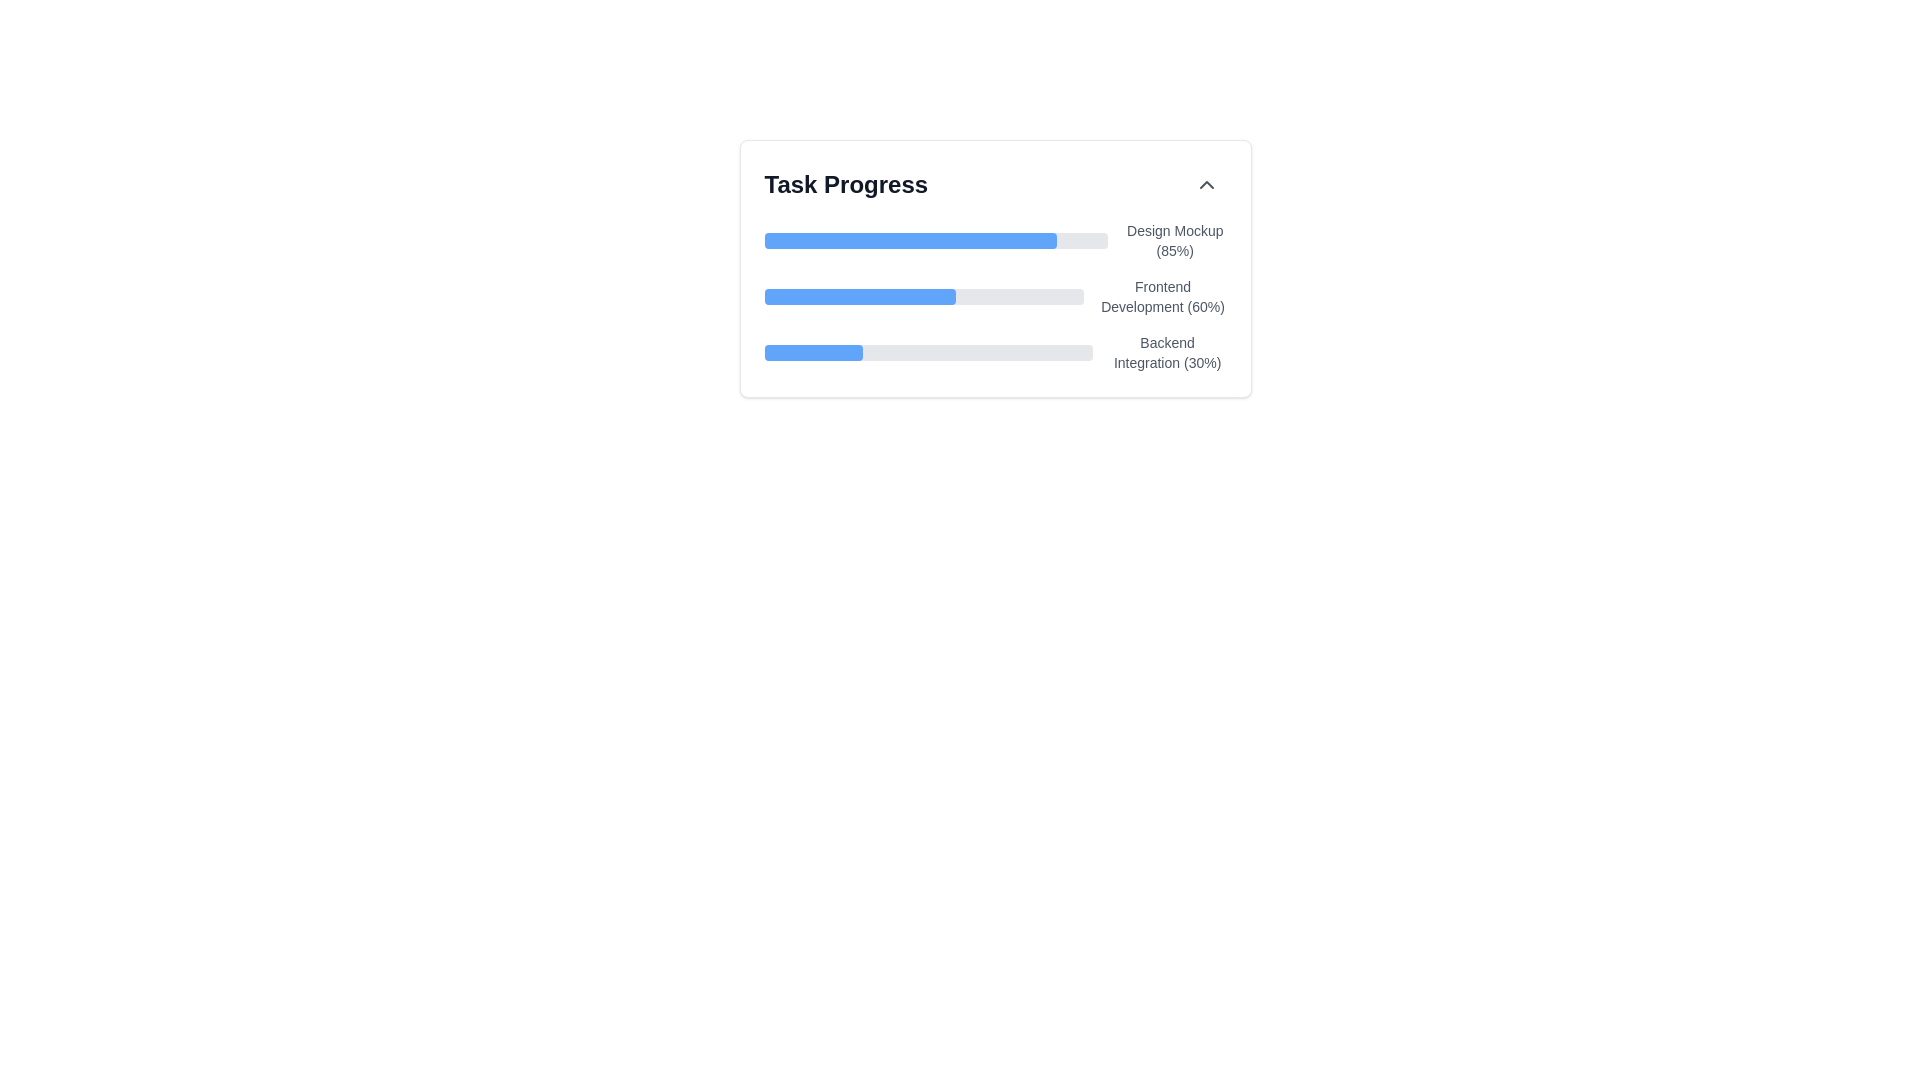 This screenshot has width=1920, height=1080. I want to click on the 'Task Progress' text label, which is a prominent bold dark gray label located at the top-left corner of the task summary widget, so click(845, 185).